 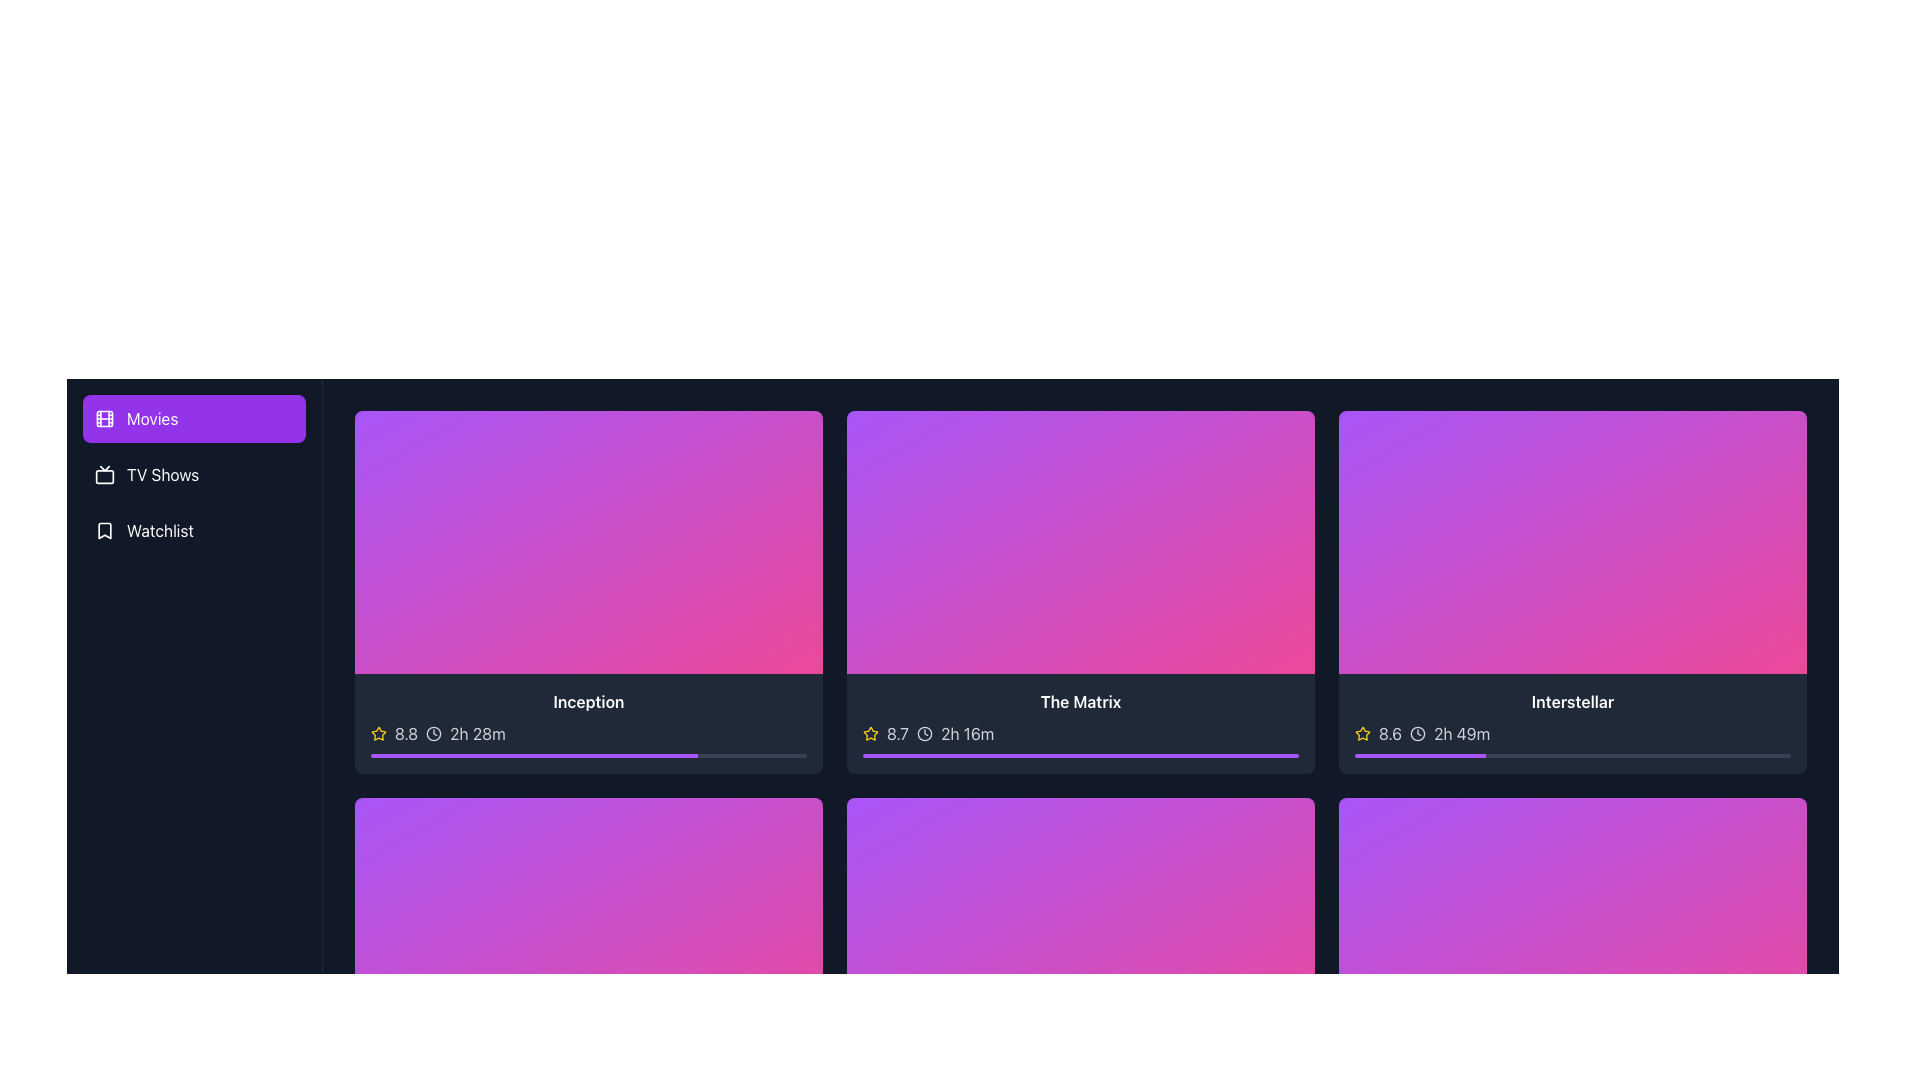 I want to click on the bookmark button located in the top-right corner of the 'Interstellar' media card to bookmark the item for later access, so click(x=1782, y=434).